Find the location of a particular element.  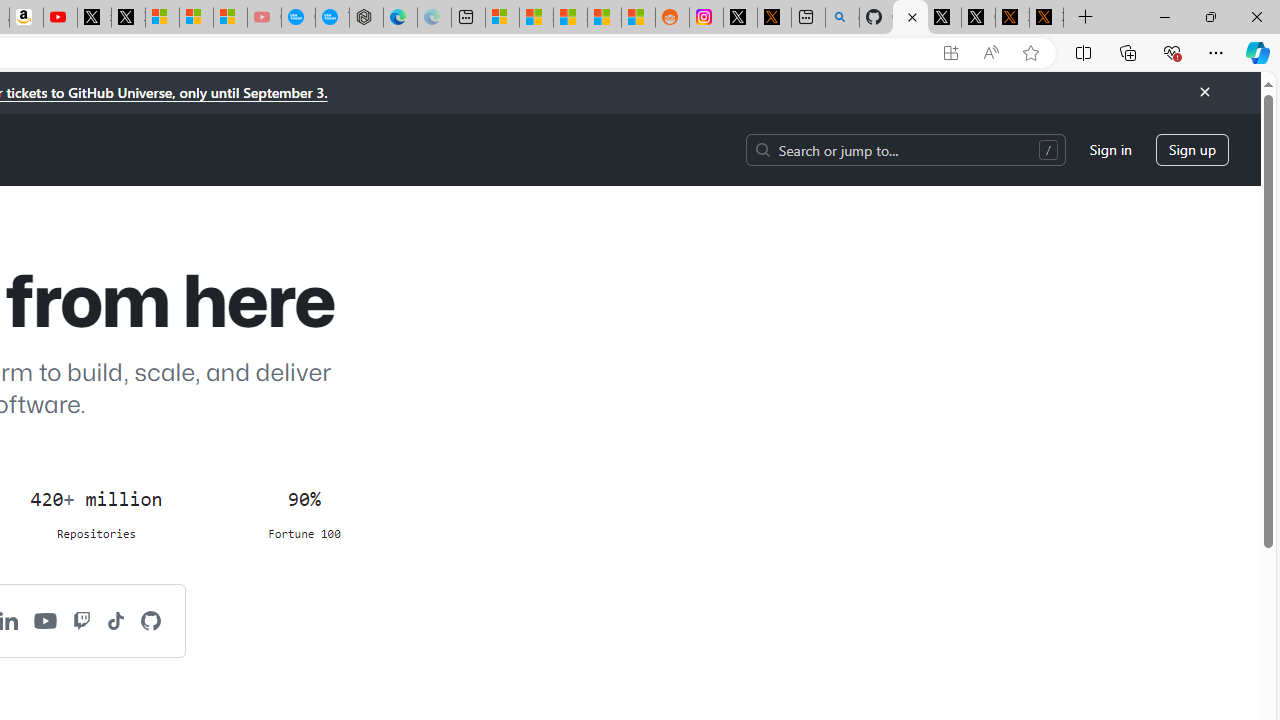

'App available. Install GitHub' is located at coordinates (950, 52).